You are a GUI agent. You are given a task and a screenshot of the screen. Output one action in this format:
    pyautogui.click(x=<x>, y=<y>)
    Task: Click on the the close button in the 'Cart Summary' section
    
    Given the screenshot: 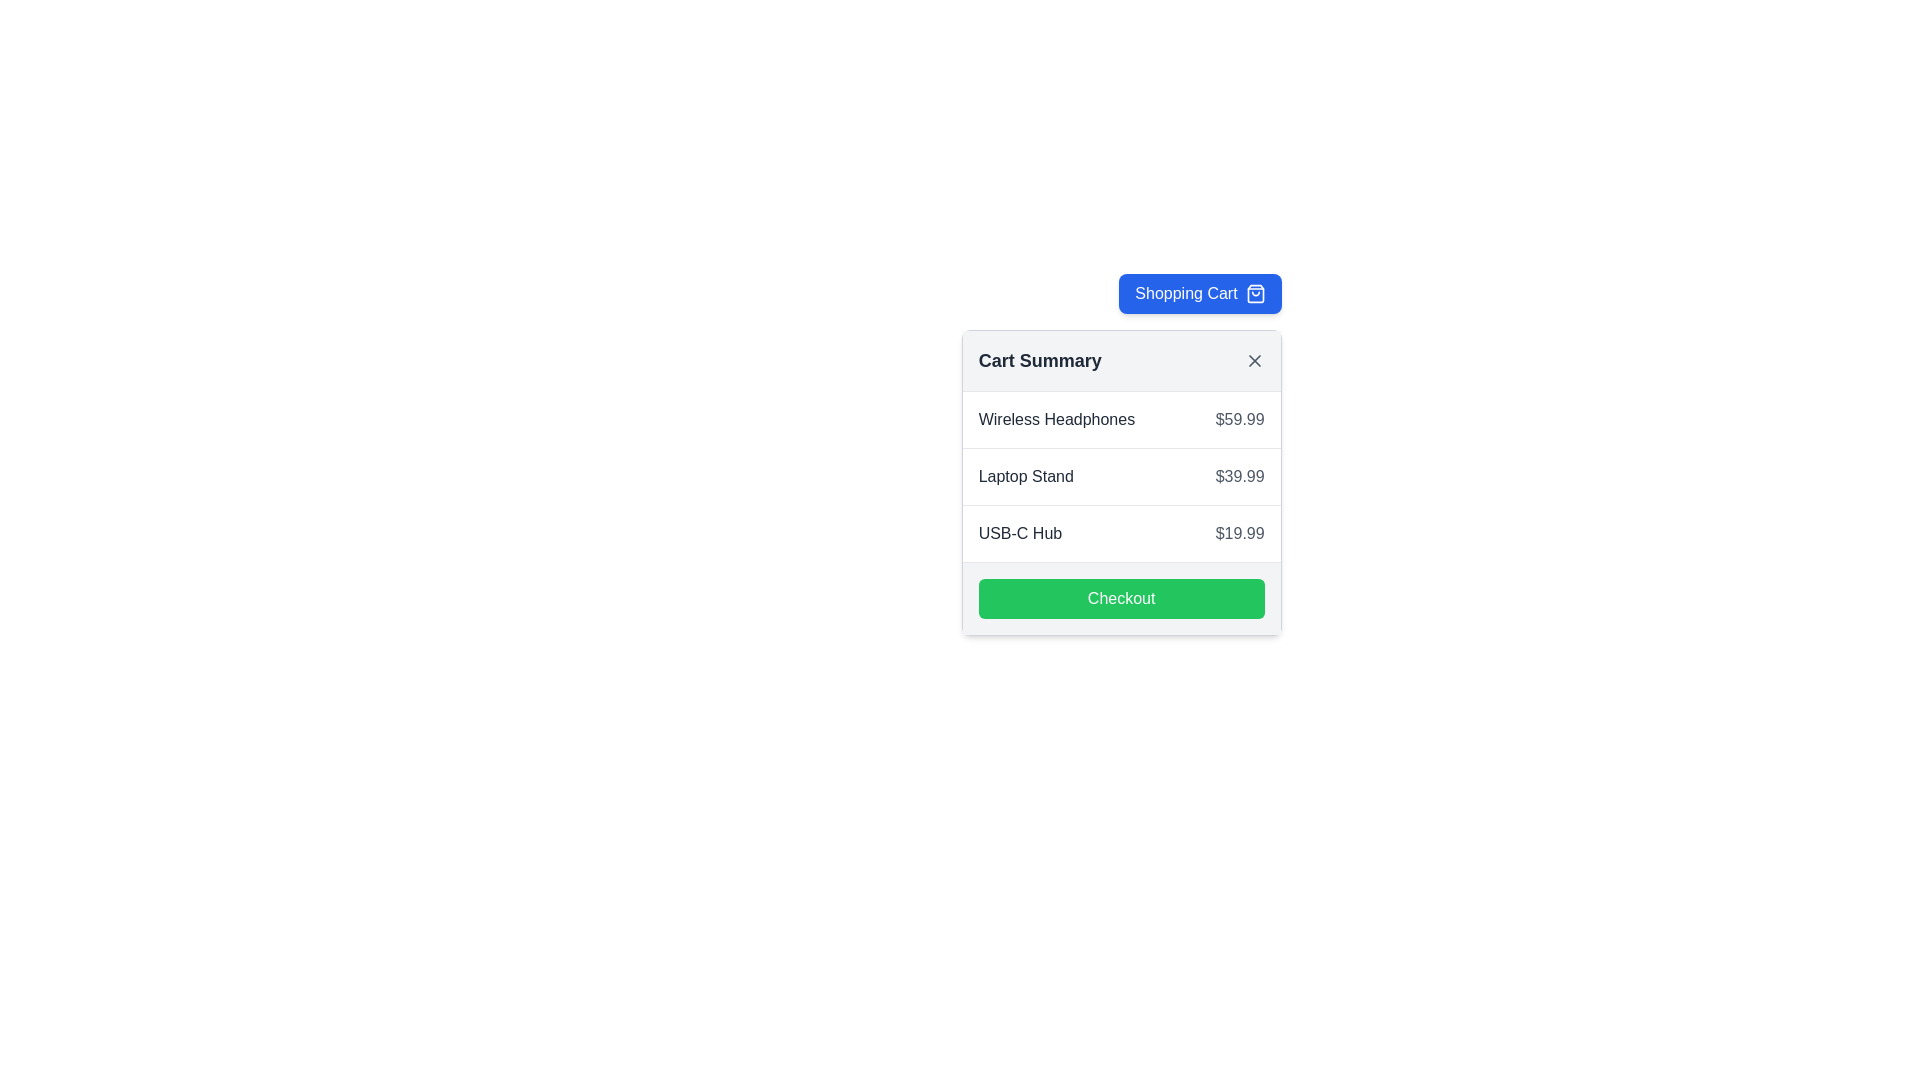 What is the action you would take?
    pyautogui.click(x=1253, y=361)
    